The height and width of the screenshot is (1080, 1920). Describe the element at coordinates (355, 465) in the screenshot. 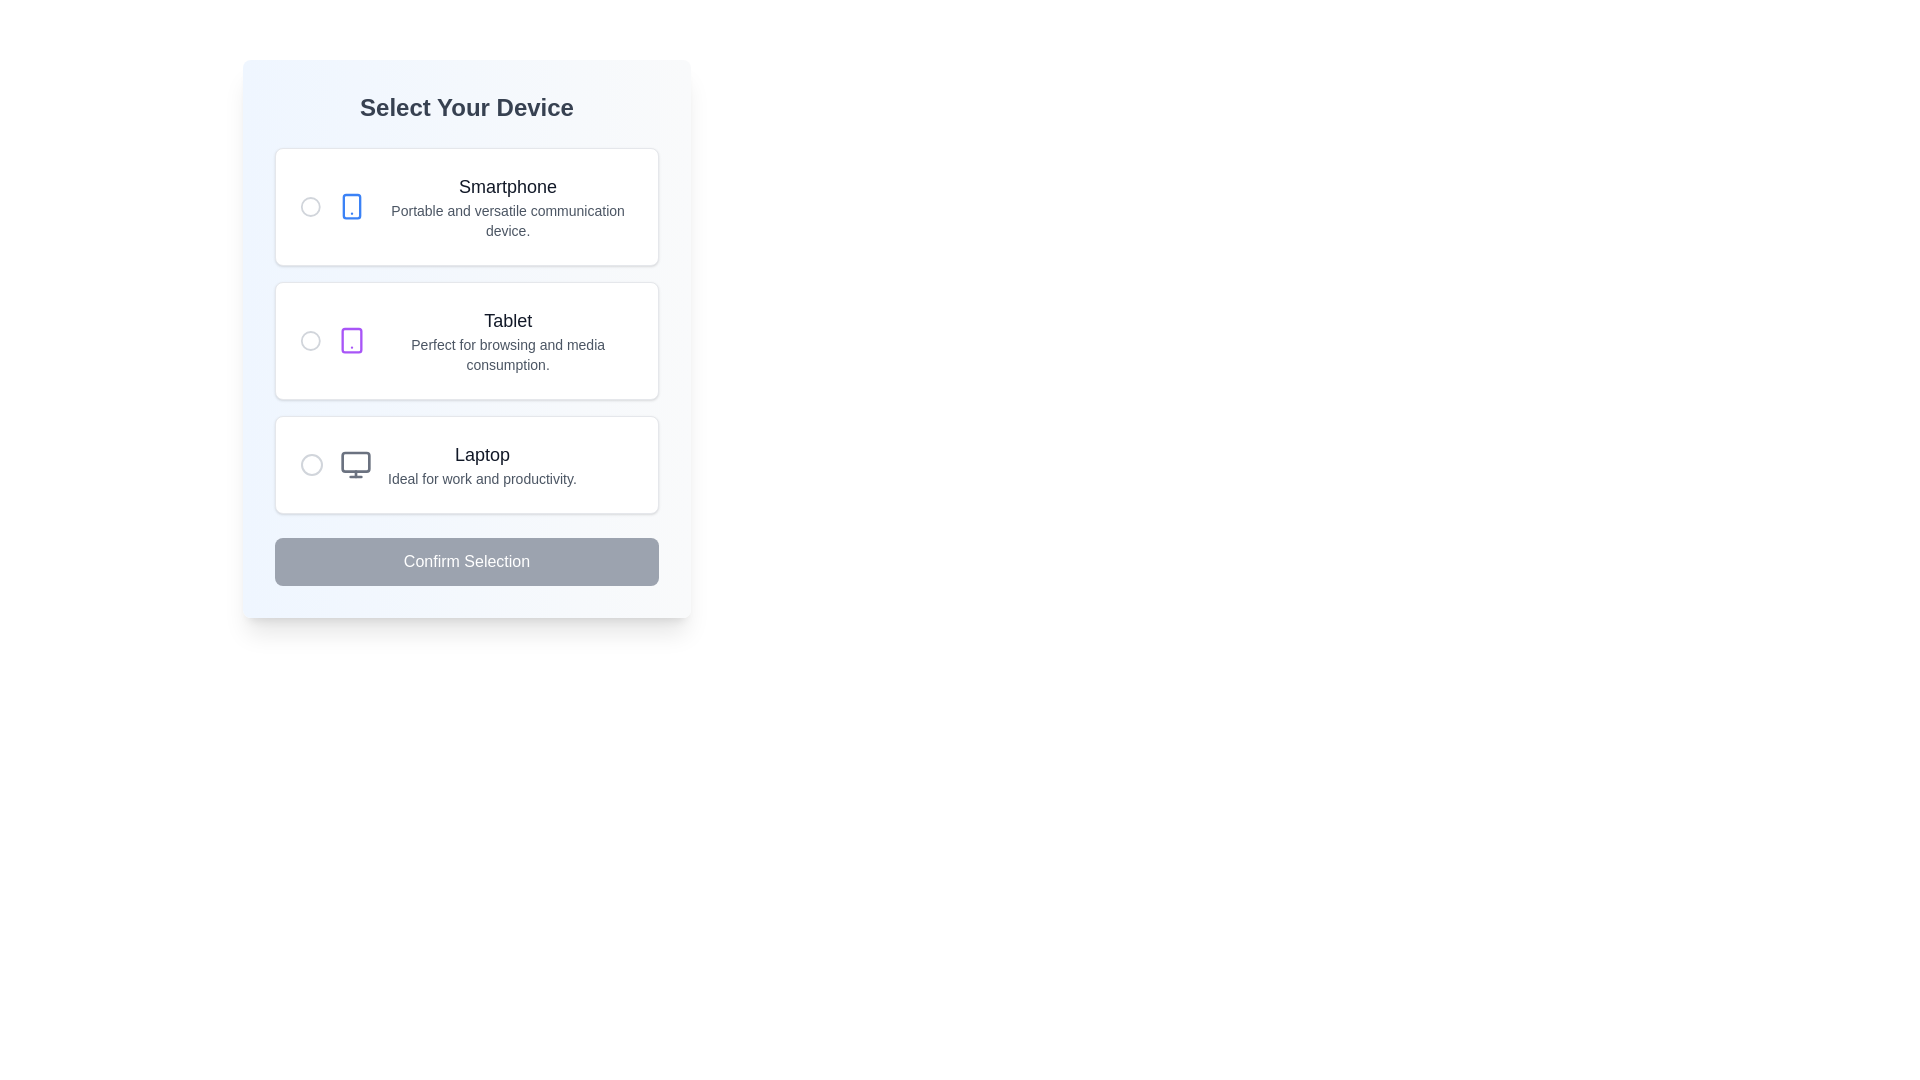

I see `the 'Laptop' icon located to the left of the 'Laptop' text in the third option card of the vertical list` at that location.